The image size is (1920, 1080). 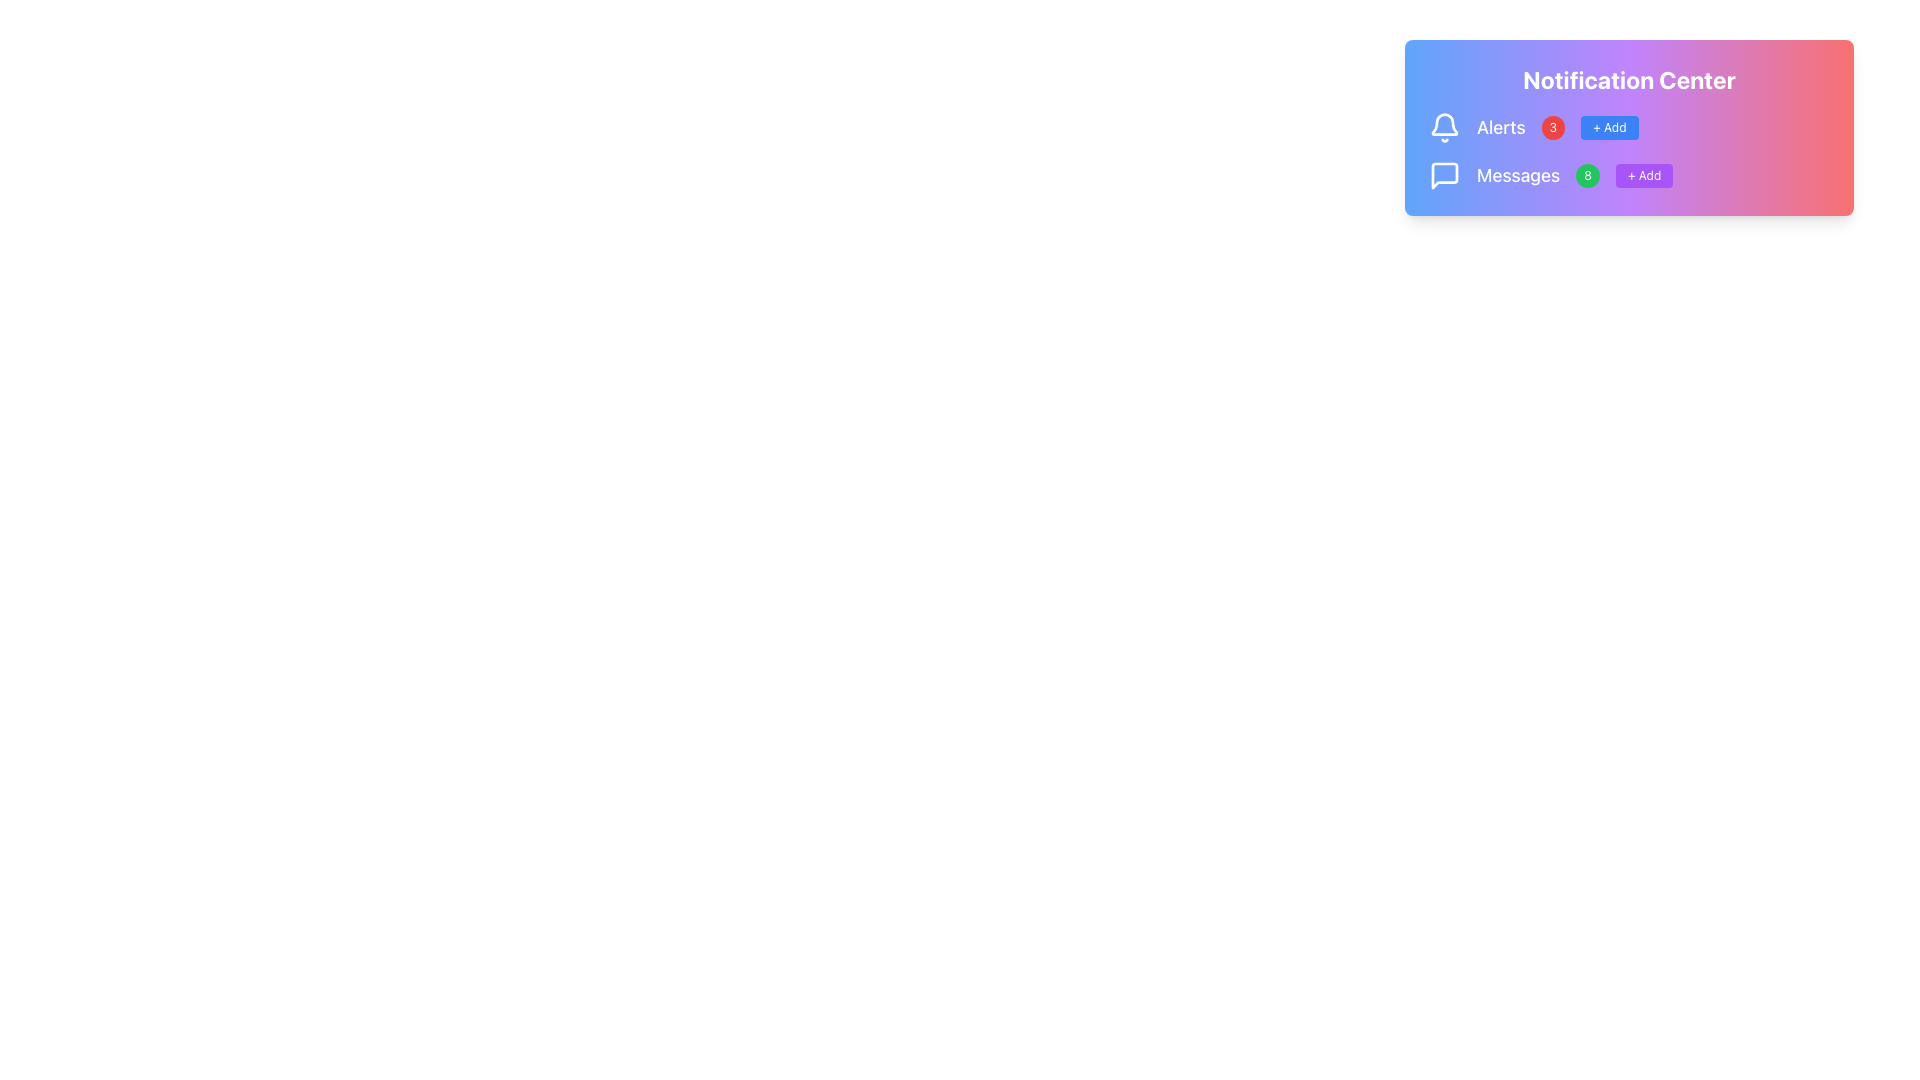 I want to click on the blue '+ Add' button located in the 'Alerts' section of the Notification Center, so click(x=1629, y=127).